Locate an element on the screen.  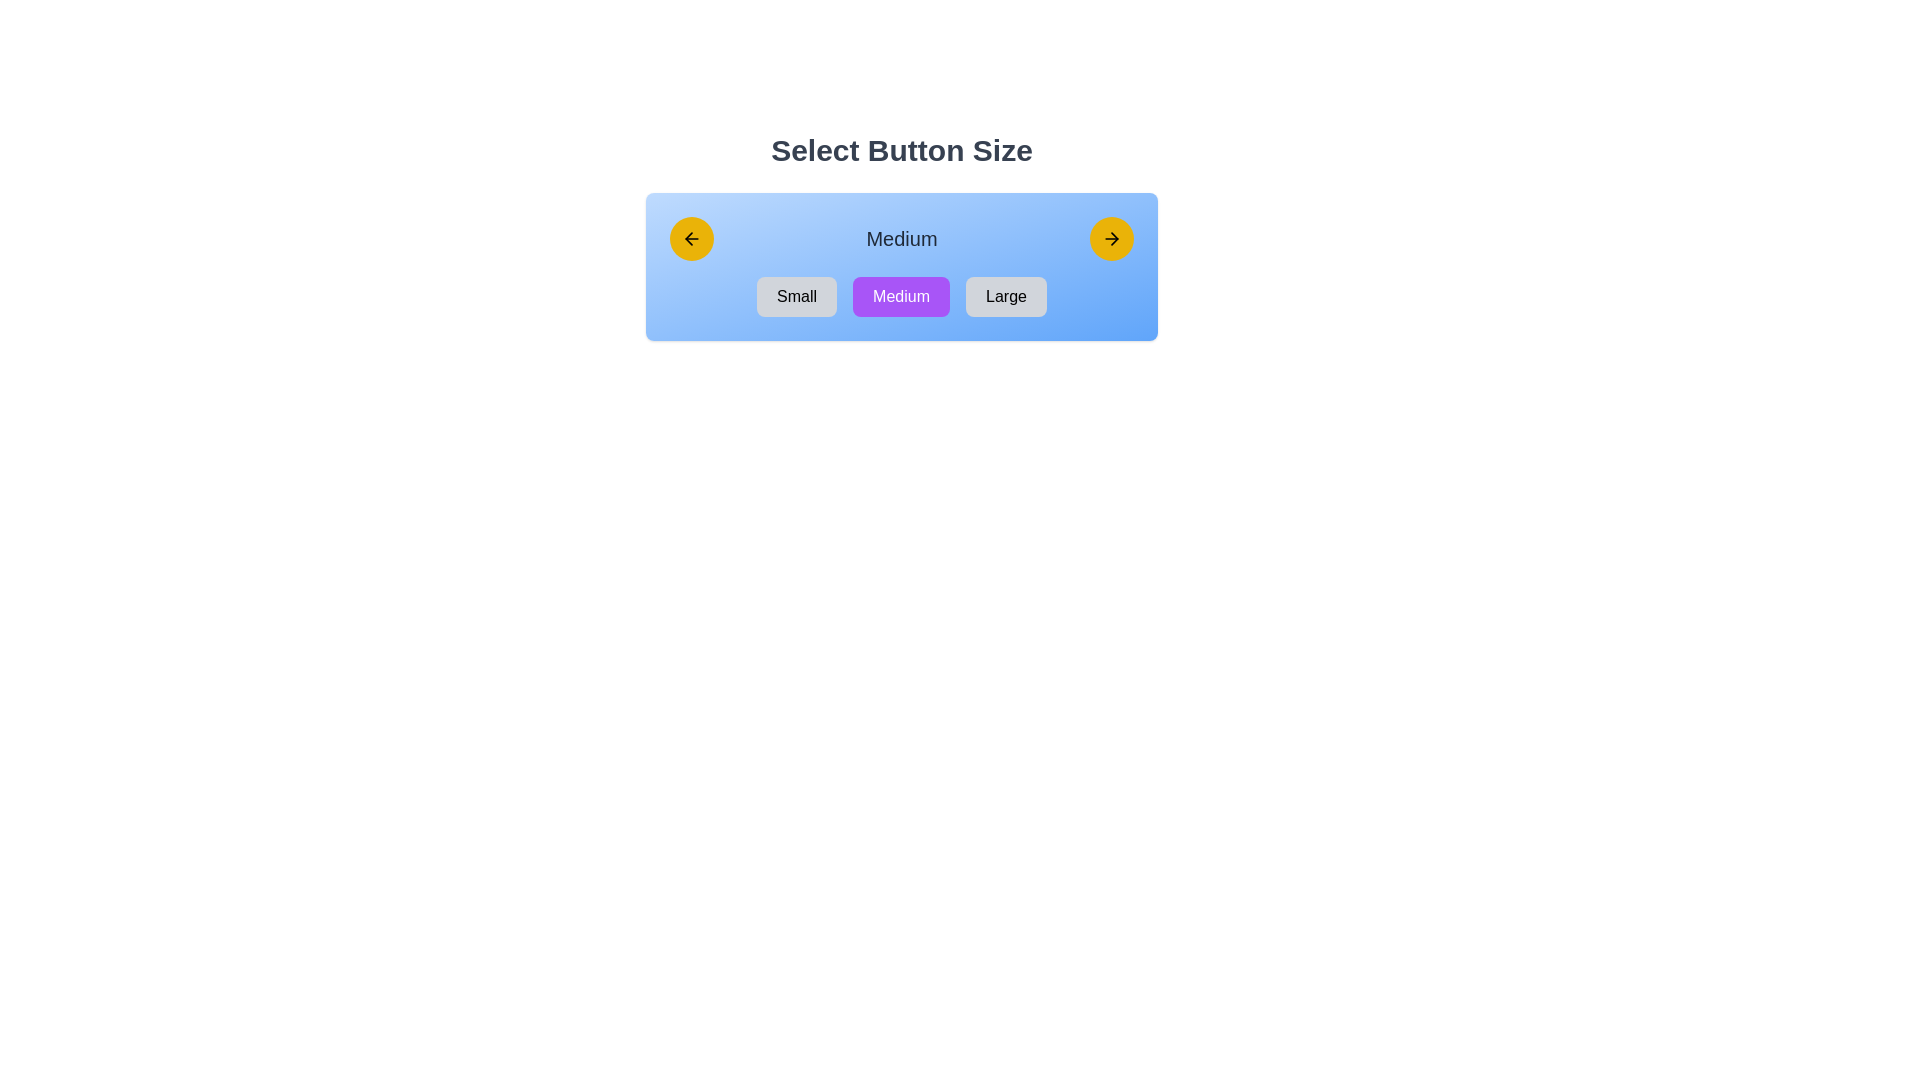
the left-pointing arrow icon, which is displayed in a yellow circular background, located on the left side of the rectangular area with a gradient blue background is located at coordinates (689, 238).